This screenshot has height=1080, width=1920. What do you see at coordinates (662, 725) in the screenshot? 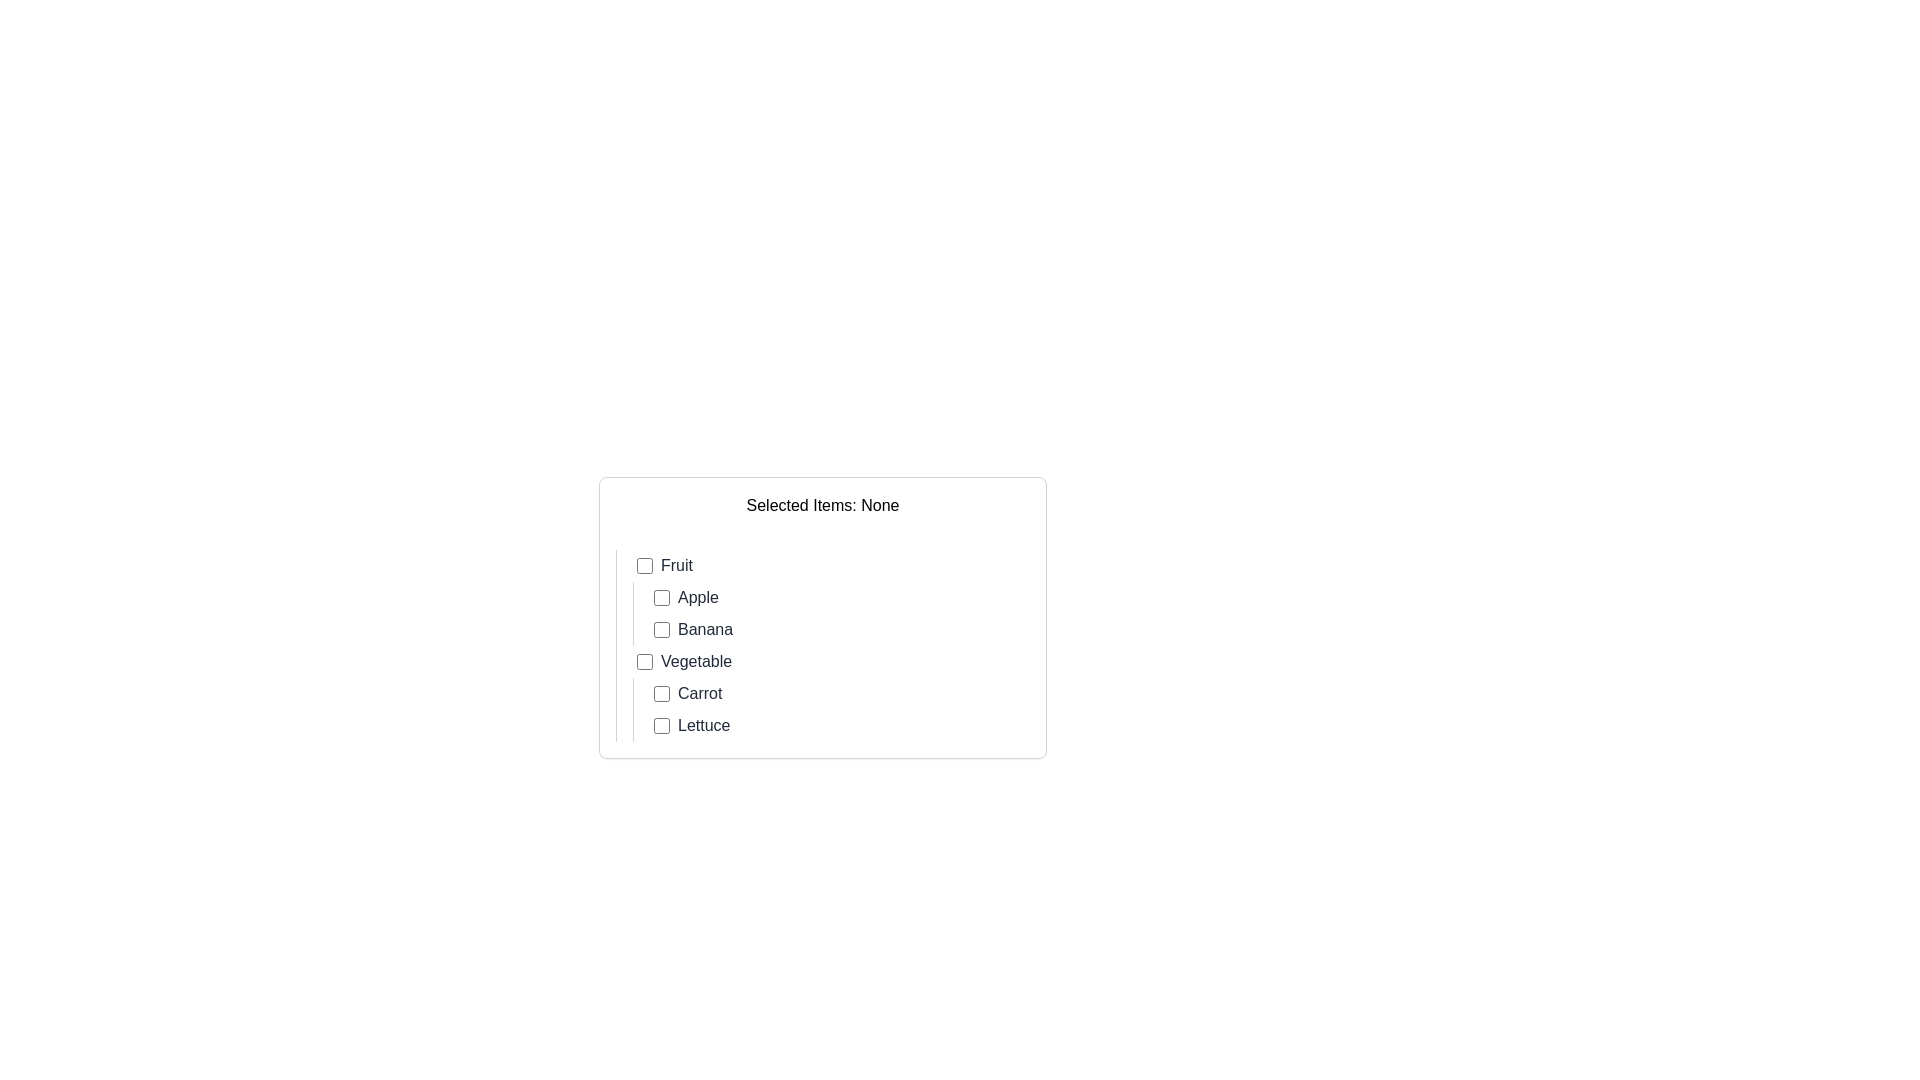
I see `the checkbox labeled 'Lettuce', which is a small square-shaped element with a light border and white interior, located near the bottom of the checklist under 'Vegetable'` at bounding box center [662, 725].